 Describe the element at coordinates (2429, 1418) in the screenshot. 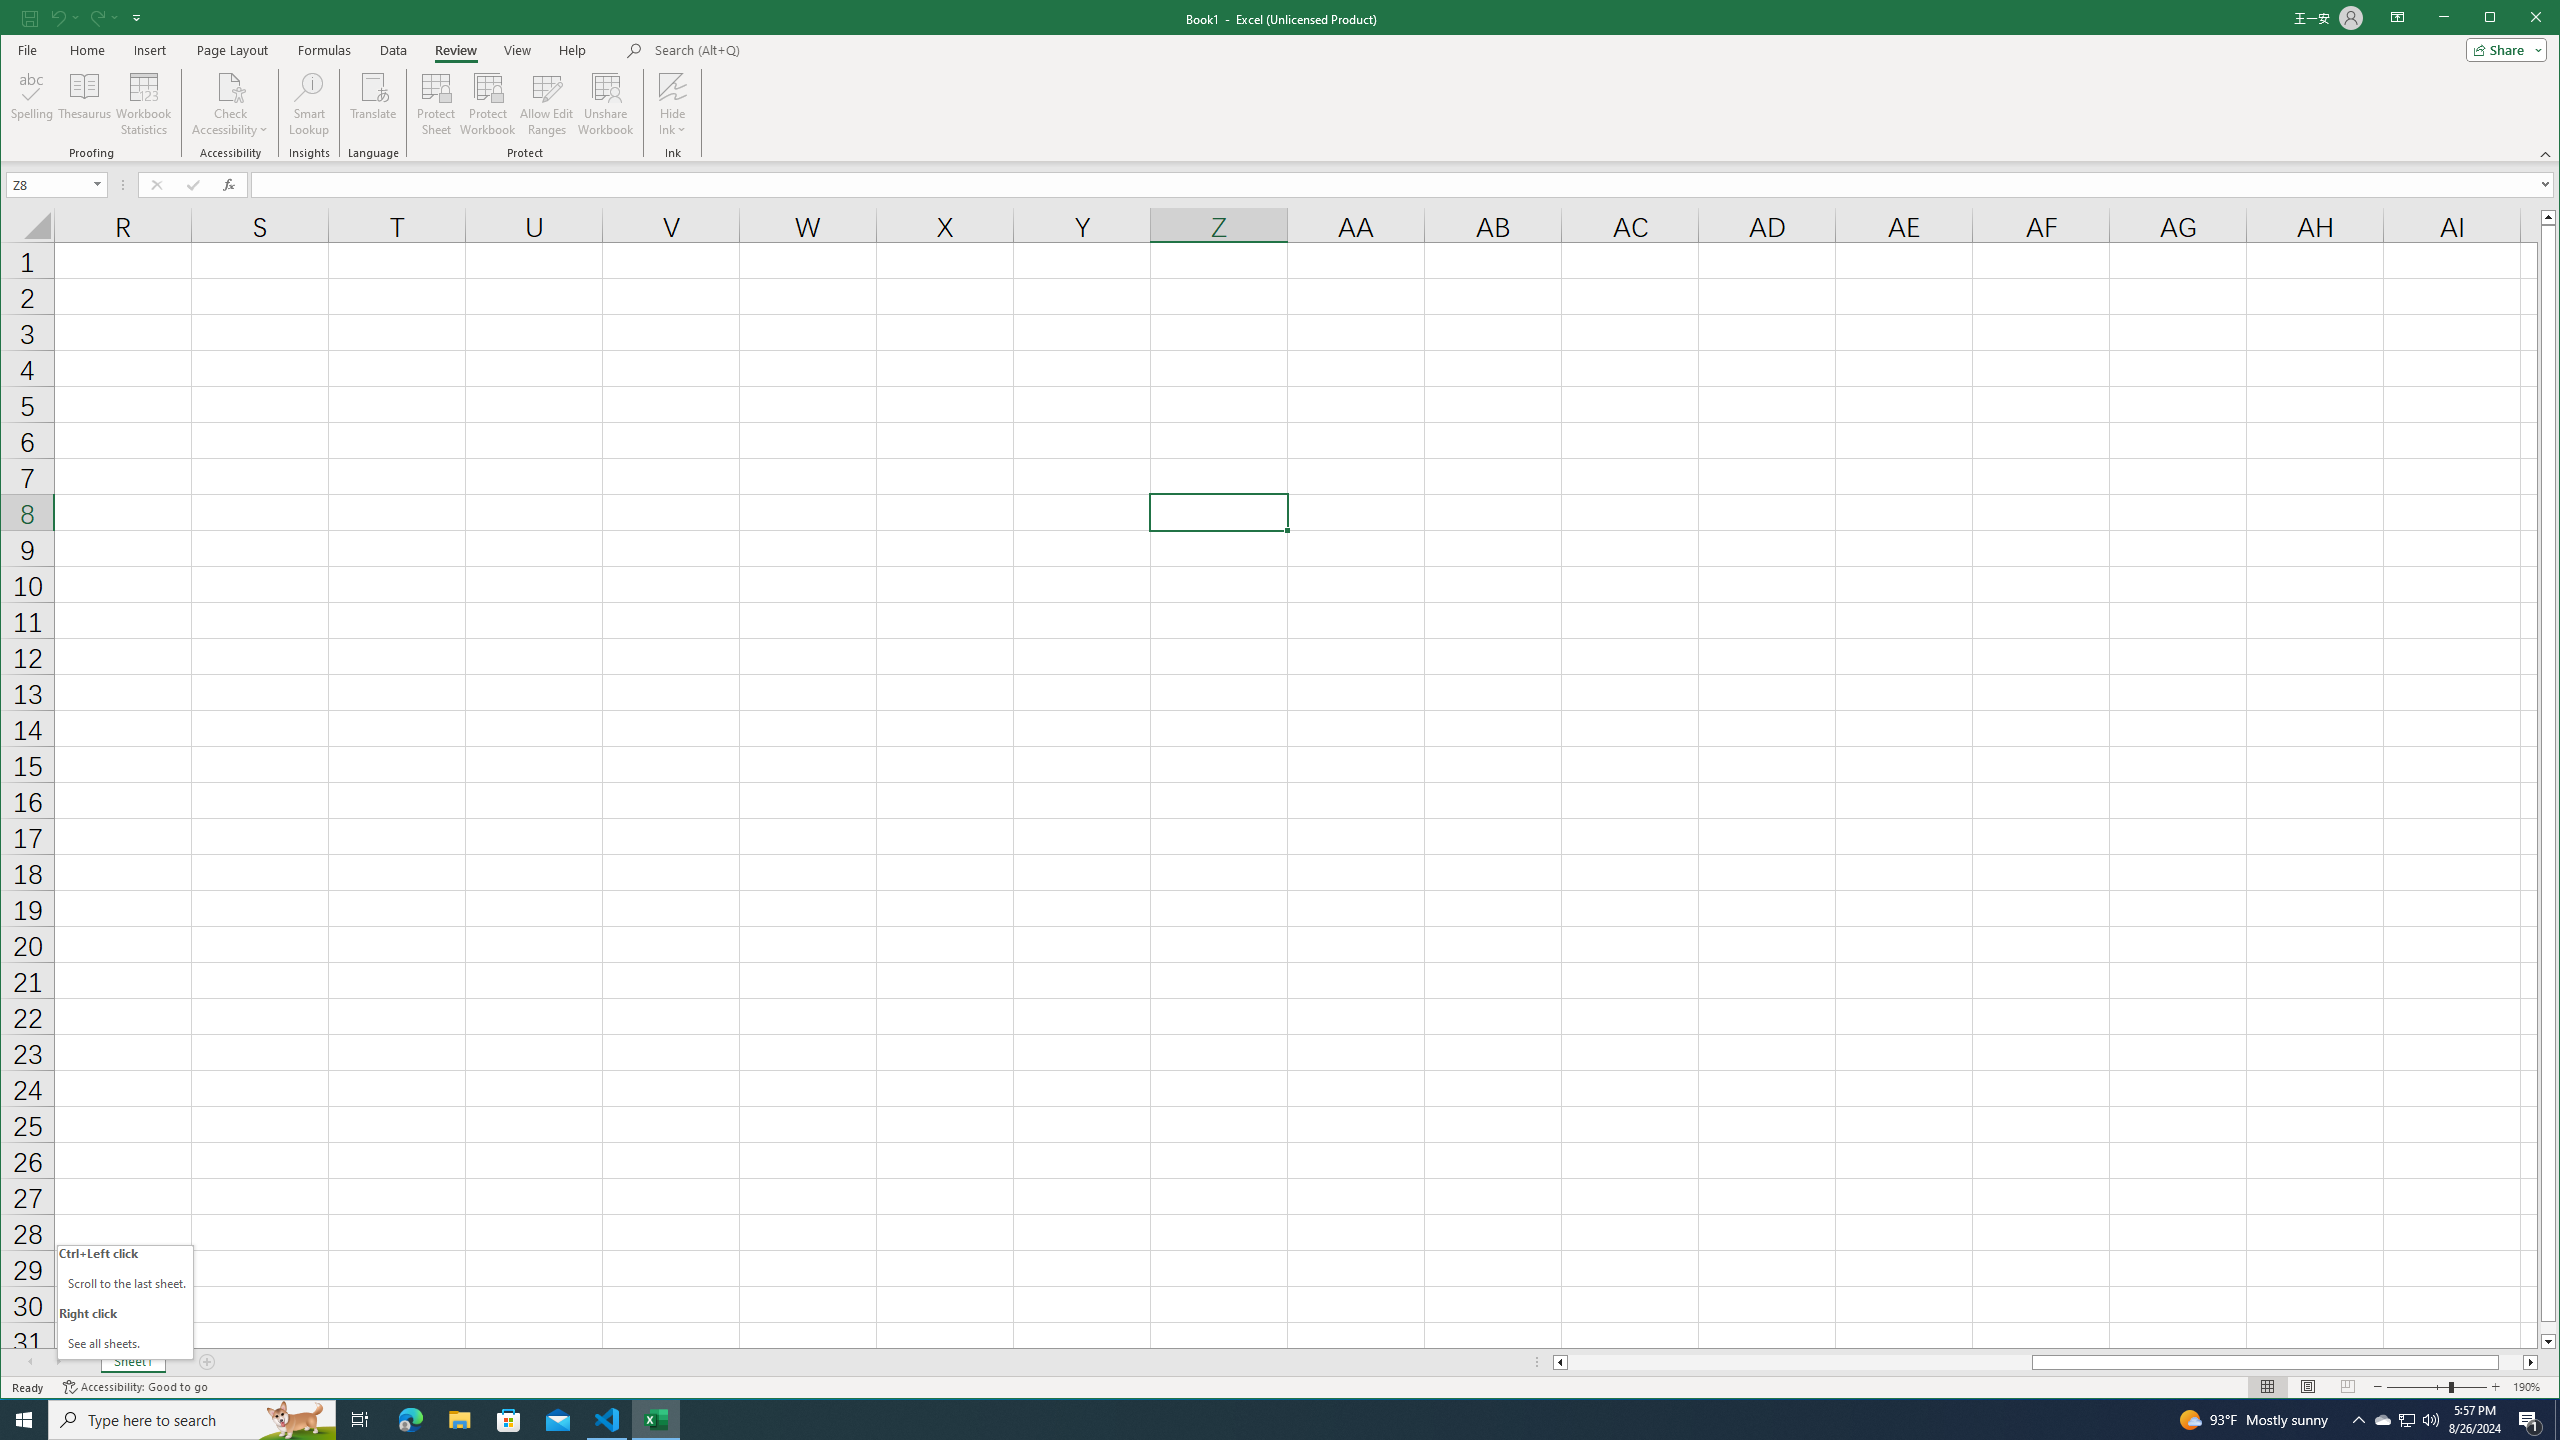

I see `'Q2790: 100%'` at that location.